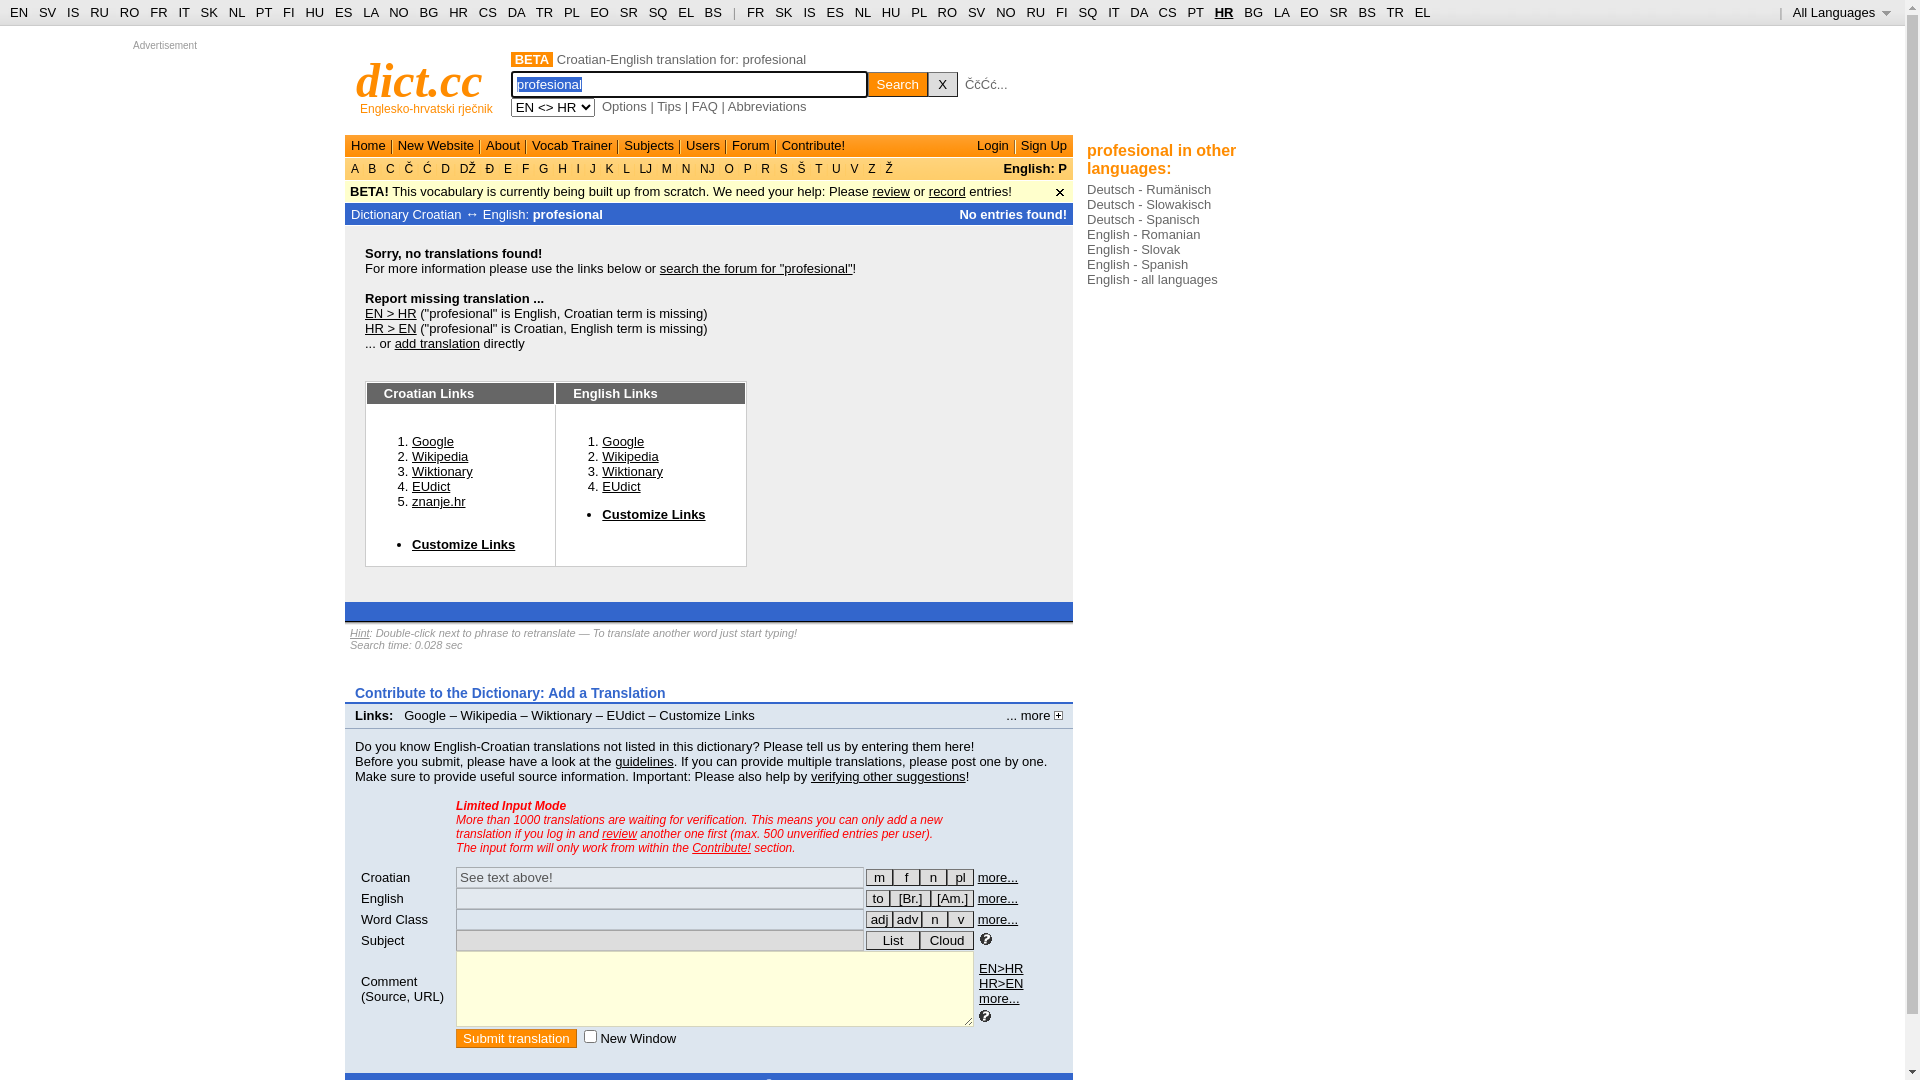 The height and width of the screenshot is (1080, 1920). What do you see at coordinates (1841, 12) in the screenshot?
I see `'All Languages '` at bounding box center [1841, 12].